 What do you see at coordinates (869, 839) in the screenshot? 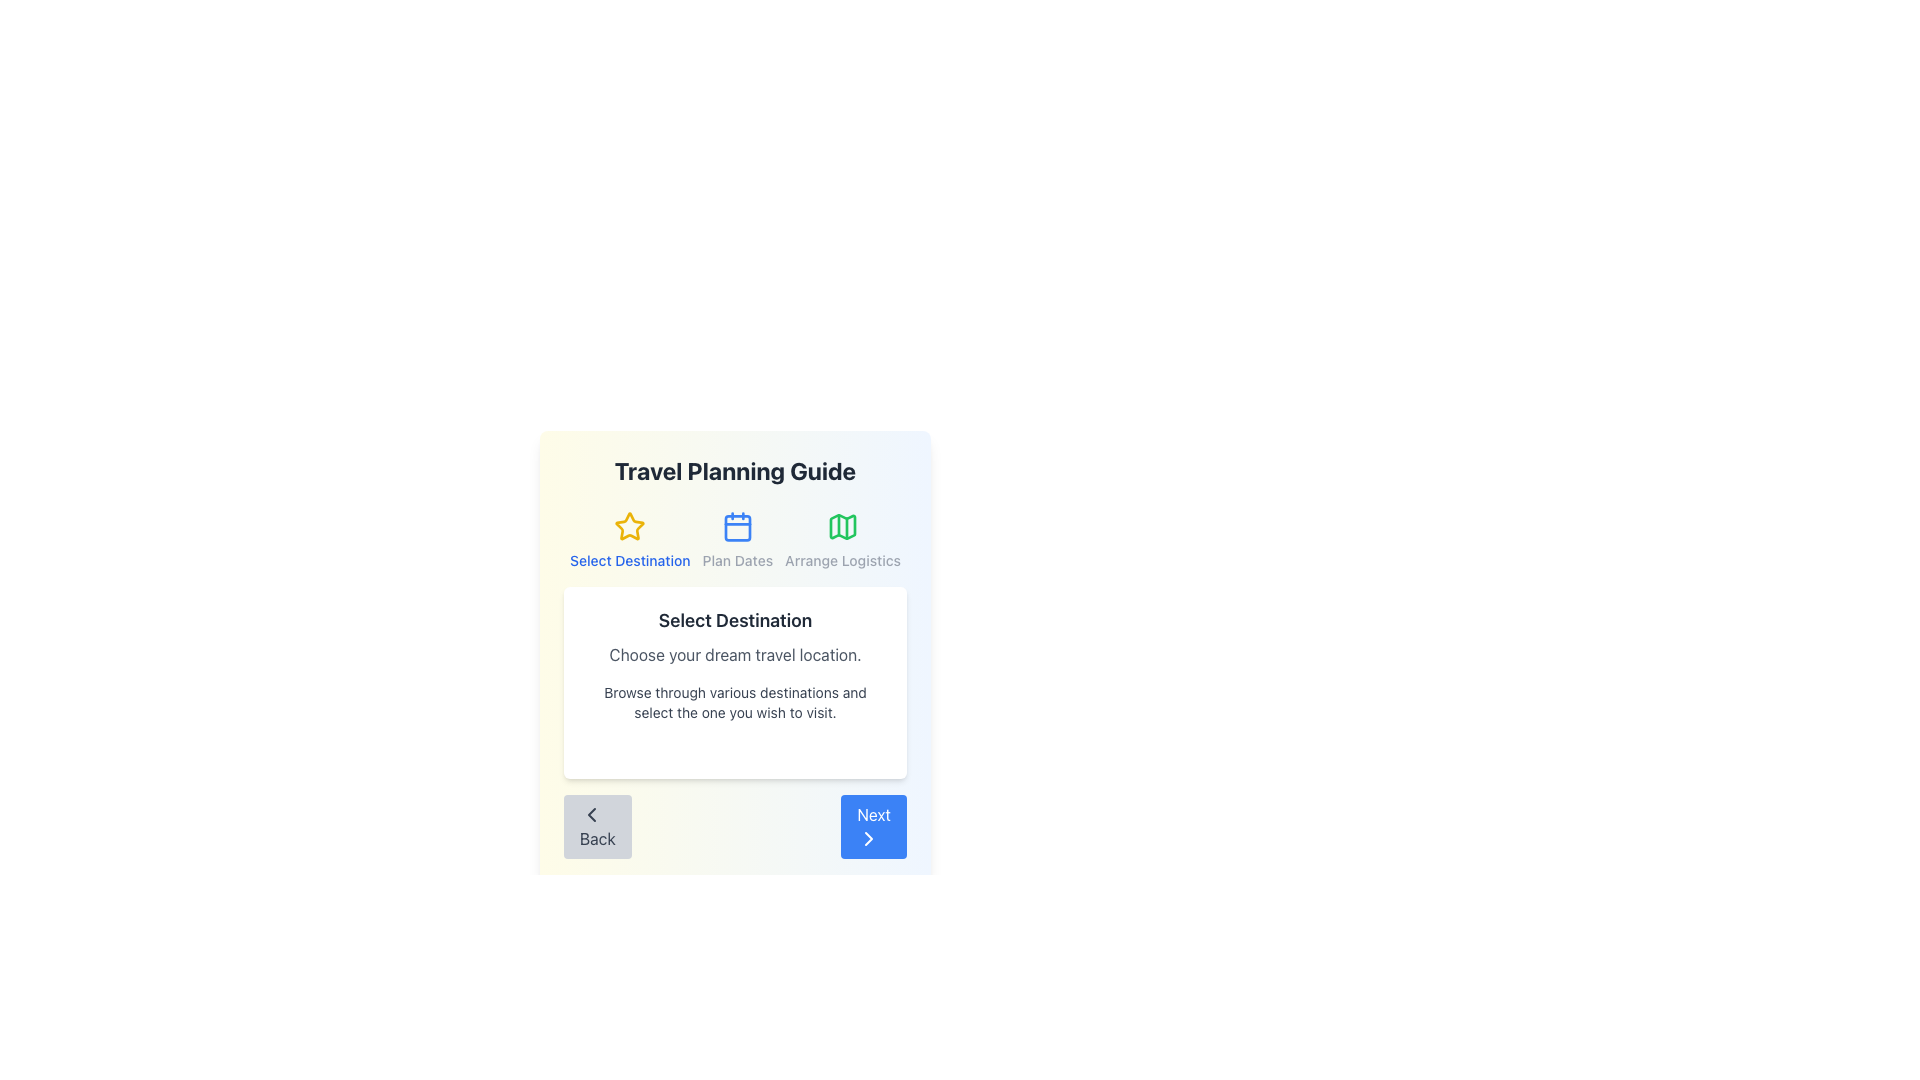
I see `the rightward-pointing chevron arrow within the 'Next' button to trigger potential hover effects` at bounding box center [869, 839].